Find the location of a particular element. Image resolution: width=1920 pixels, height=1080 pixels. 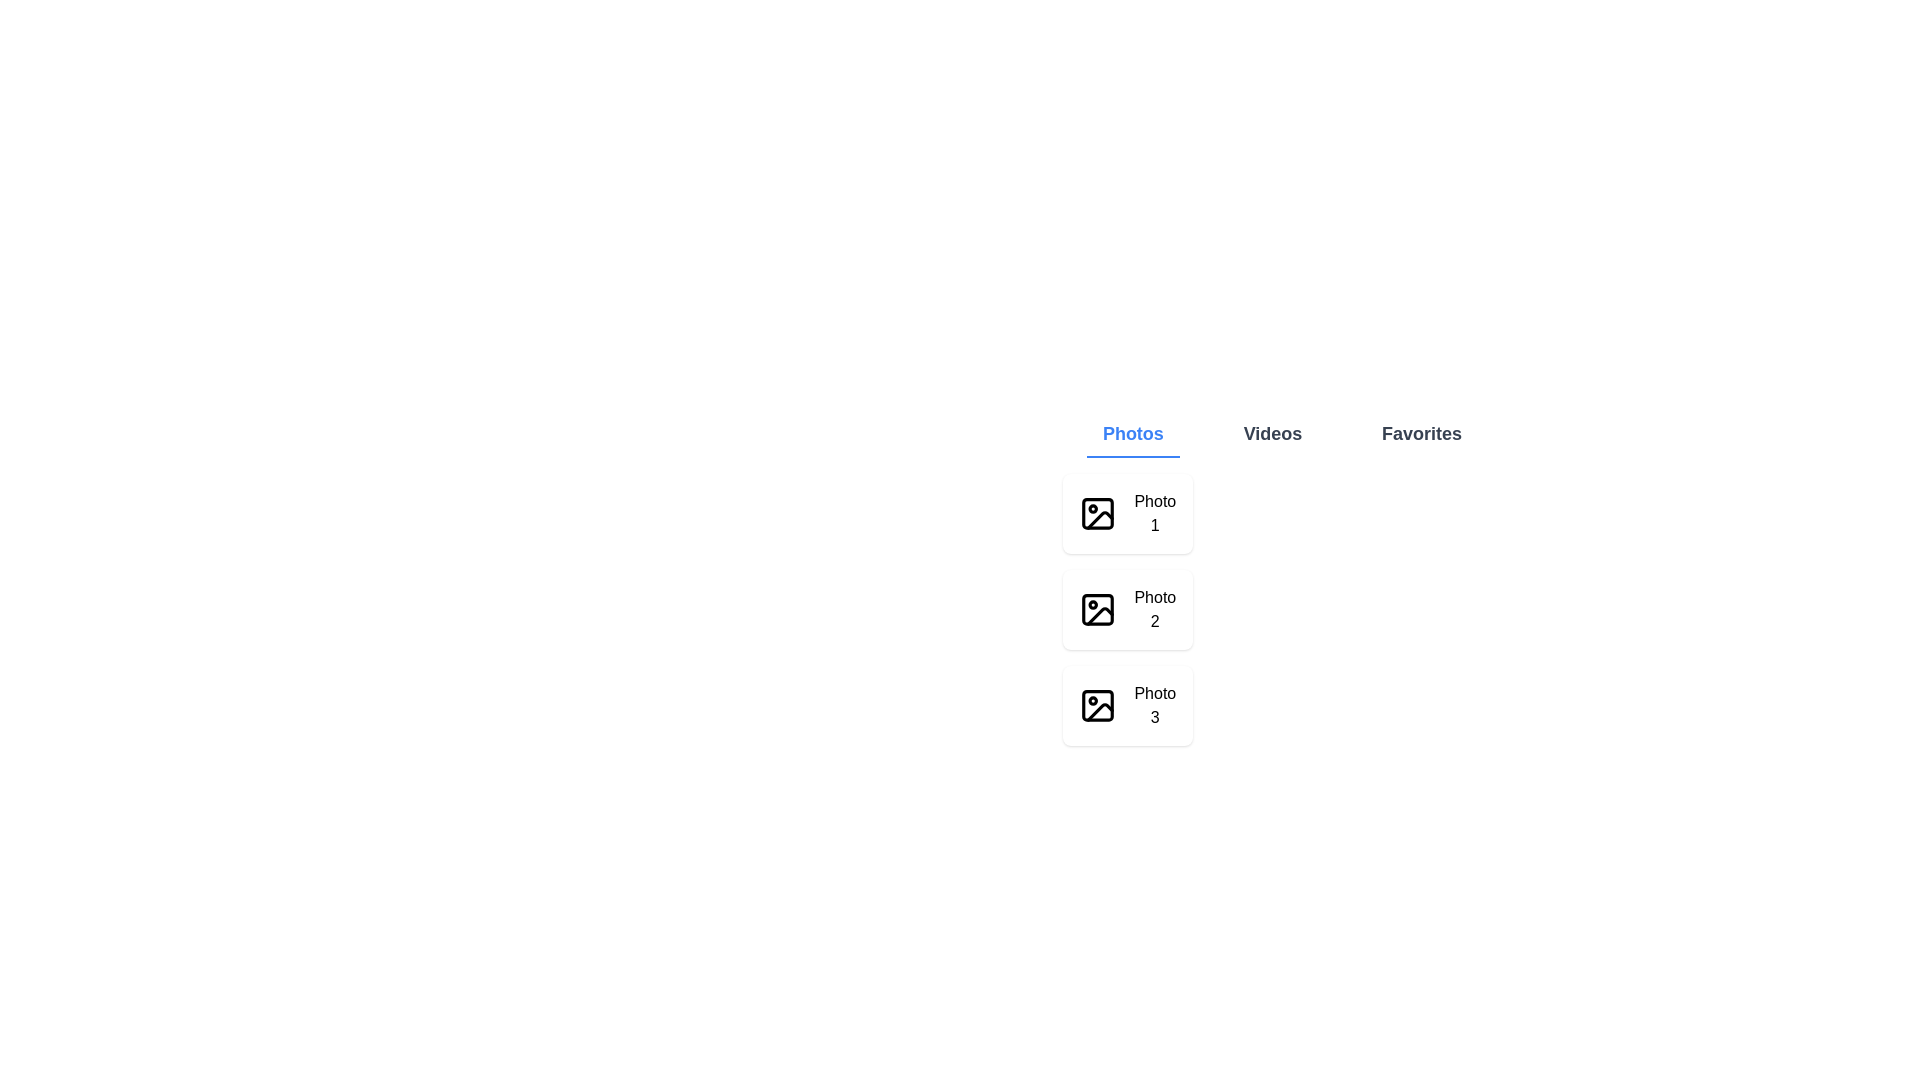

the 'Videos' navigation tab located centrally in the horizontal menu layout is located at coordinates (1271, 434).